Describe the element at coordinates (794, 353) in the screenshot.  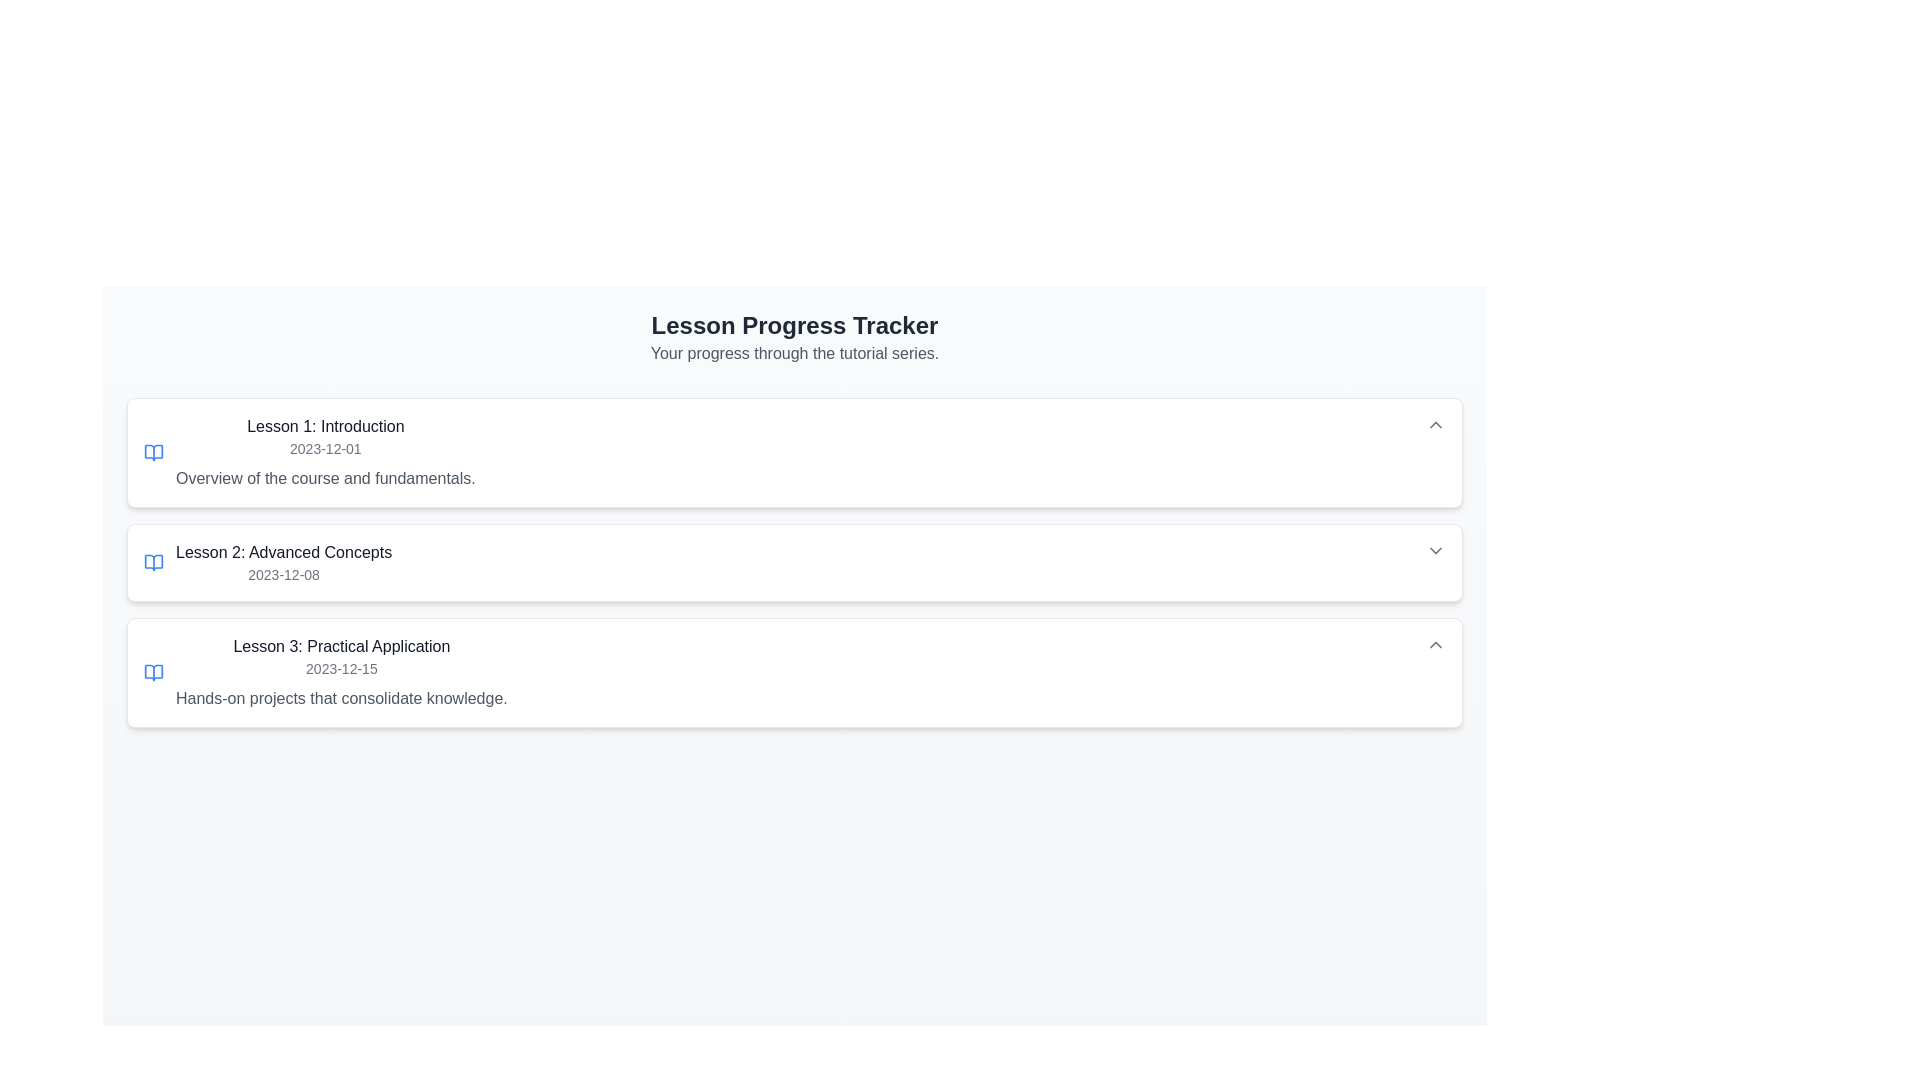
I see `the subtitle text element that reads 'Your progress through the tutorial series', which is located directly below the 'Lesson Progress Tracker' header` at that location.